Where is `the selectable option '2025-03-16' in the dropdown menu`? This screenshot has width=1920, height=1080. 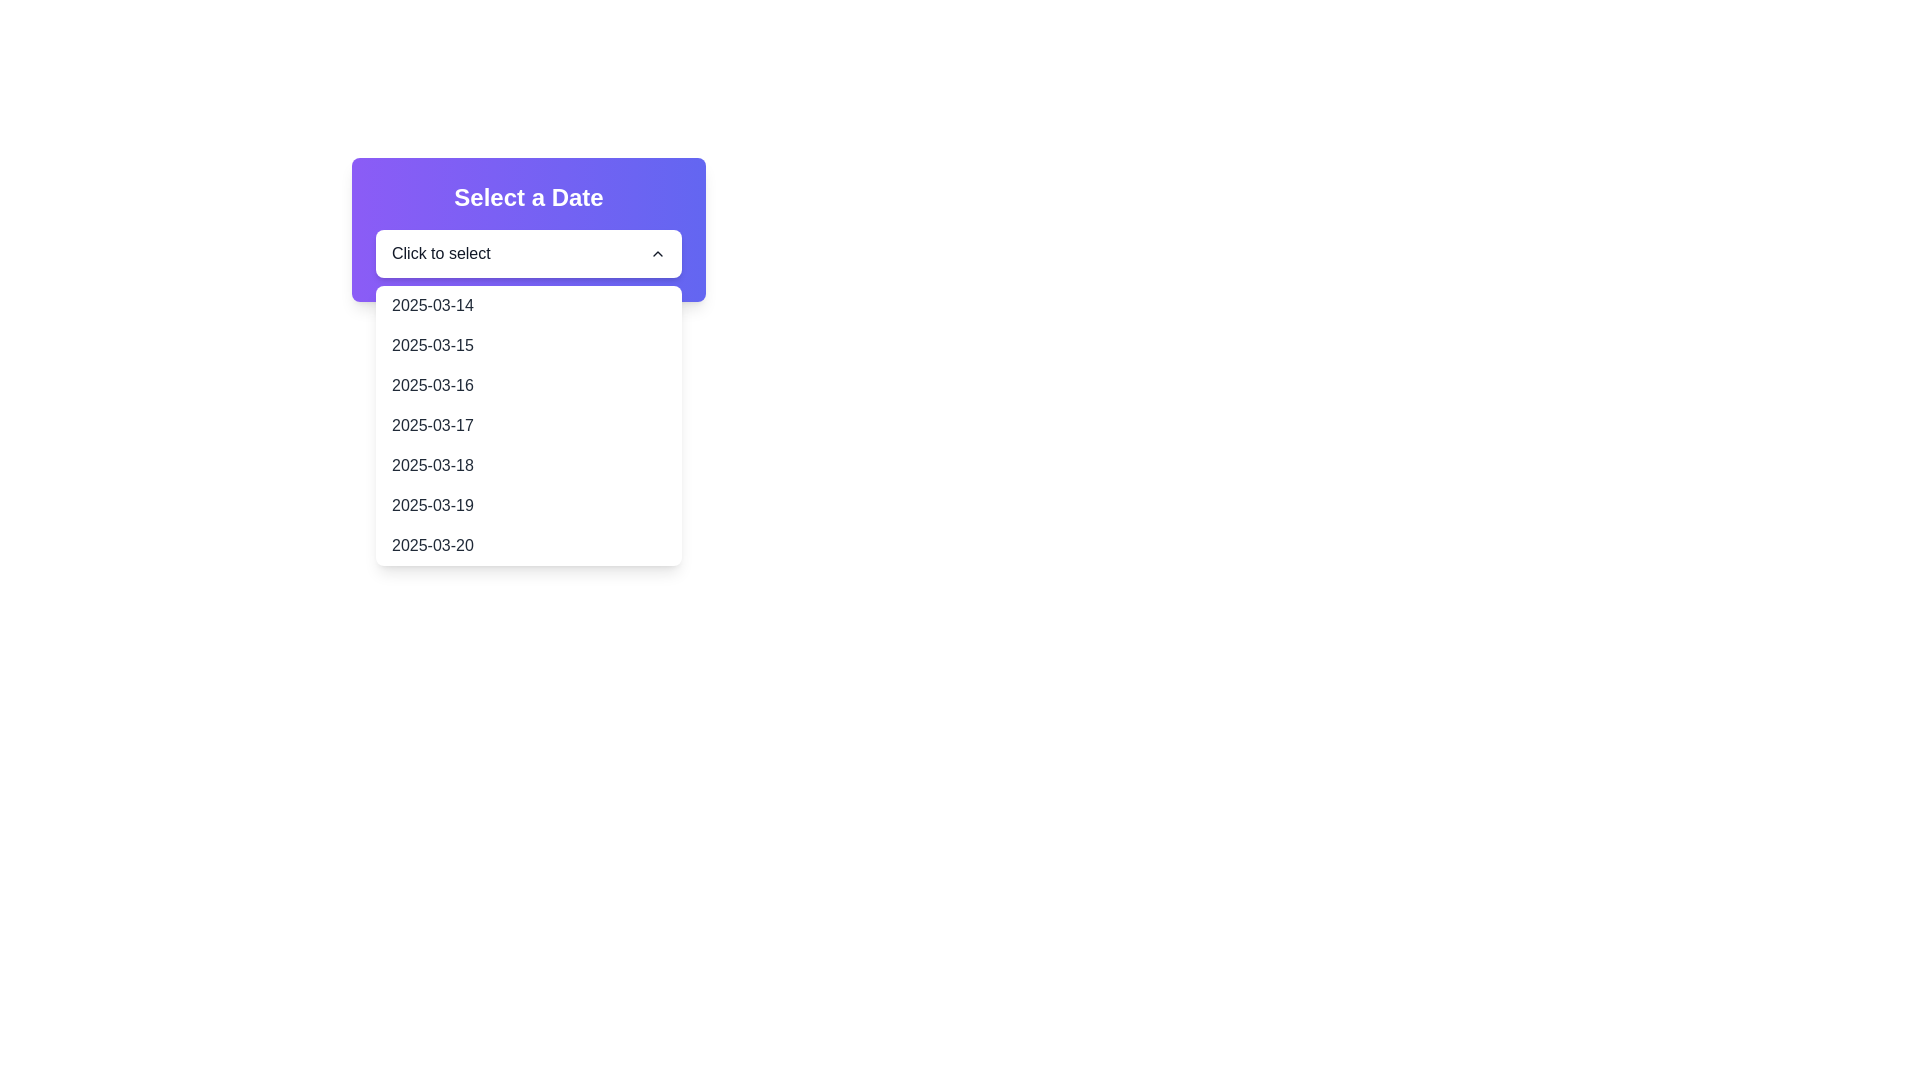
the selectable option '2025-03-16' in the dropdown menu is located at coordinates (431, 385).